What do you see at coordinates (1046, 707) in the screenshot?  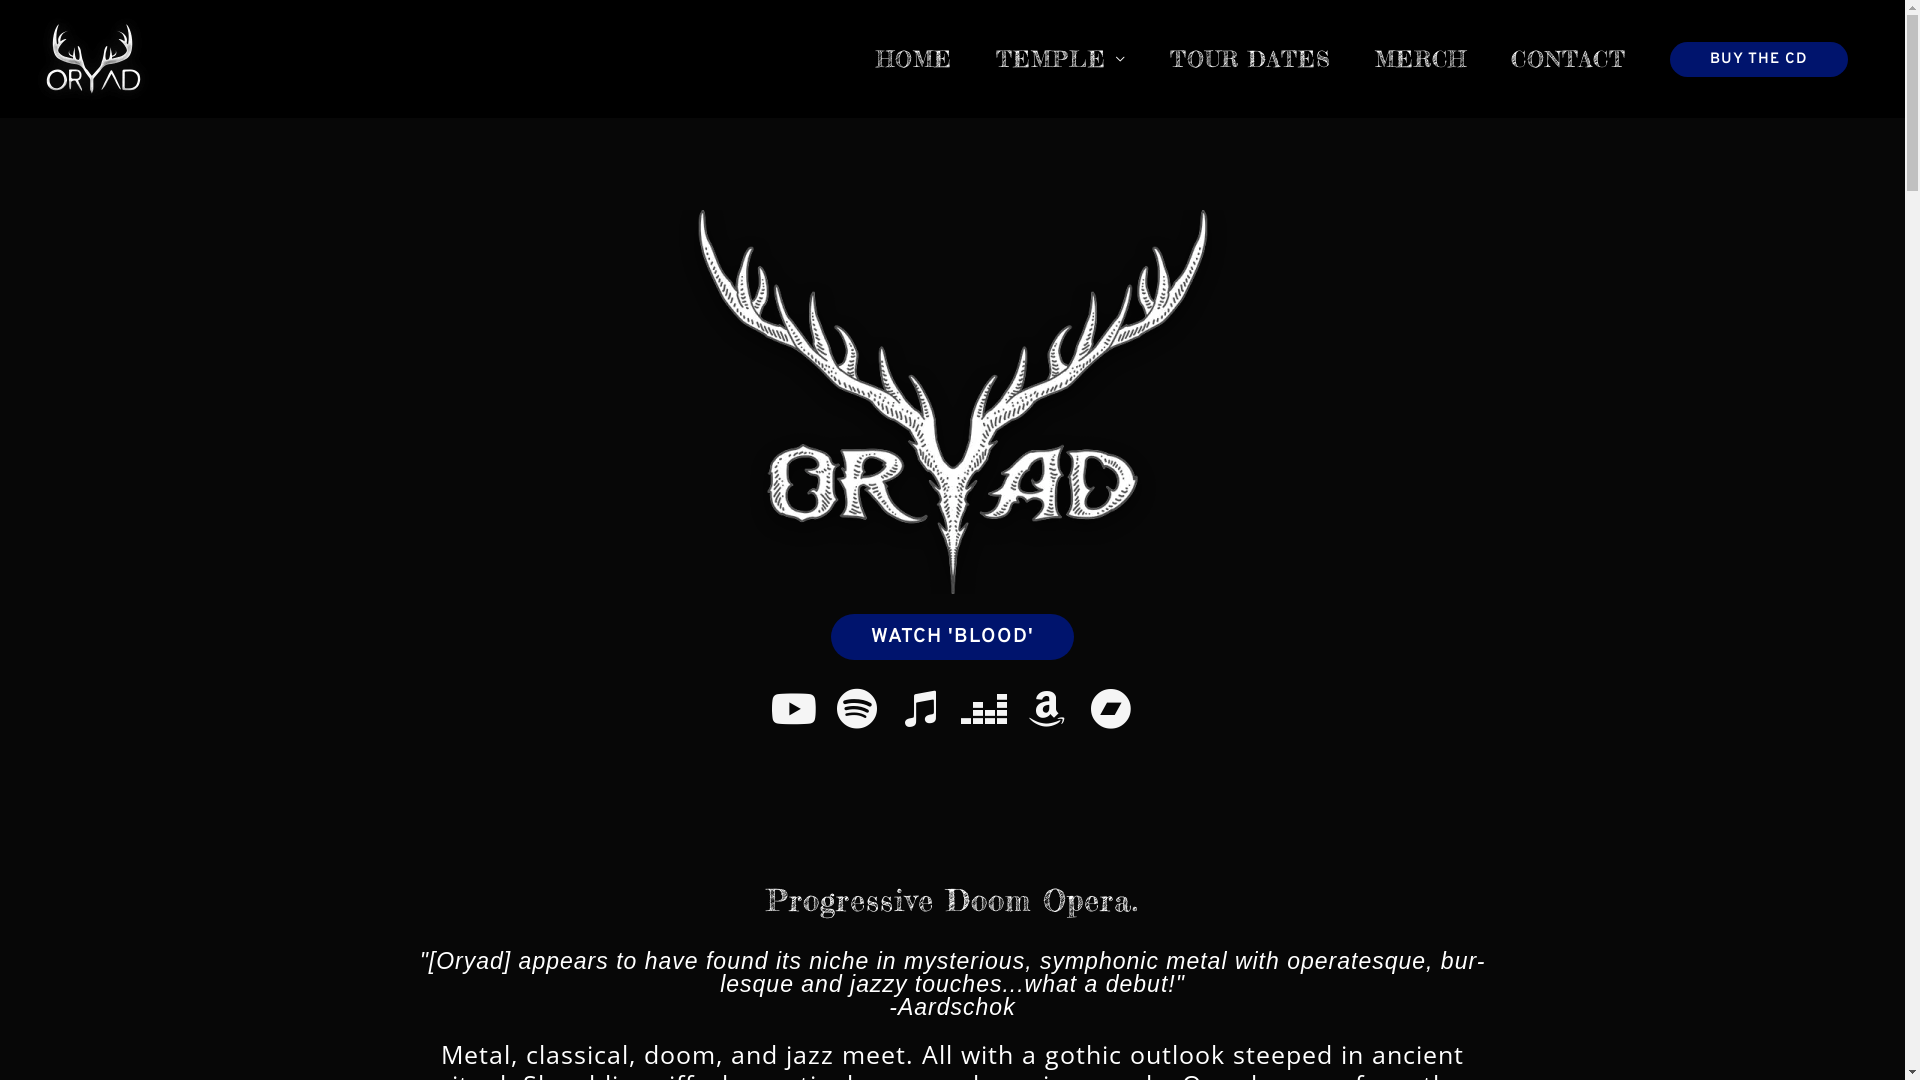 I see `'Amazon'` at bounding box center [1046, 707].